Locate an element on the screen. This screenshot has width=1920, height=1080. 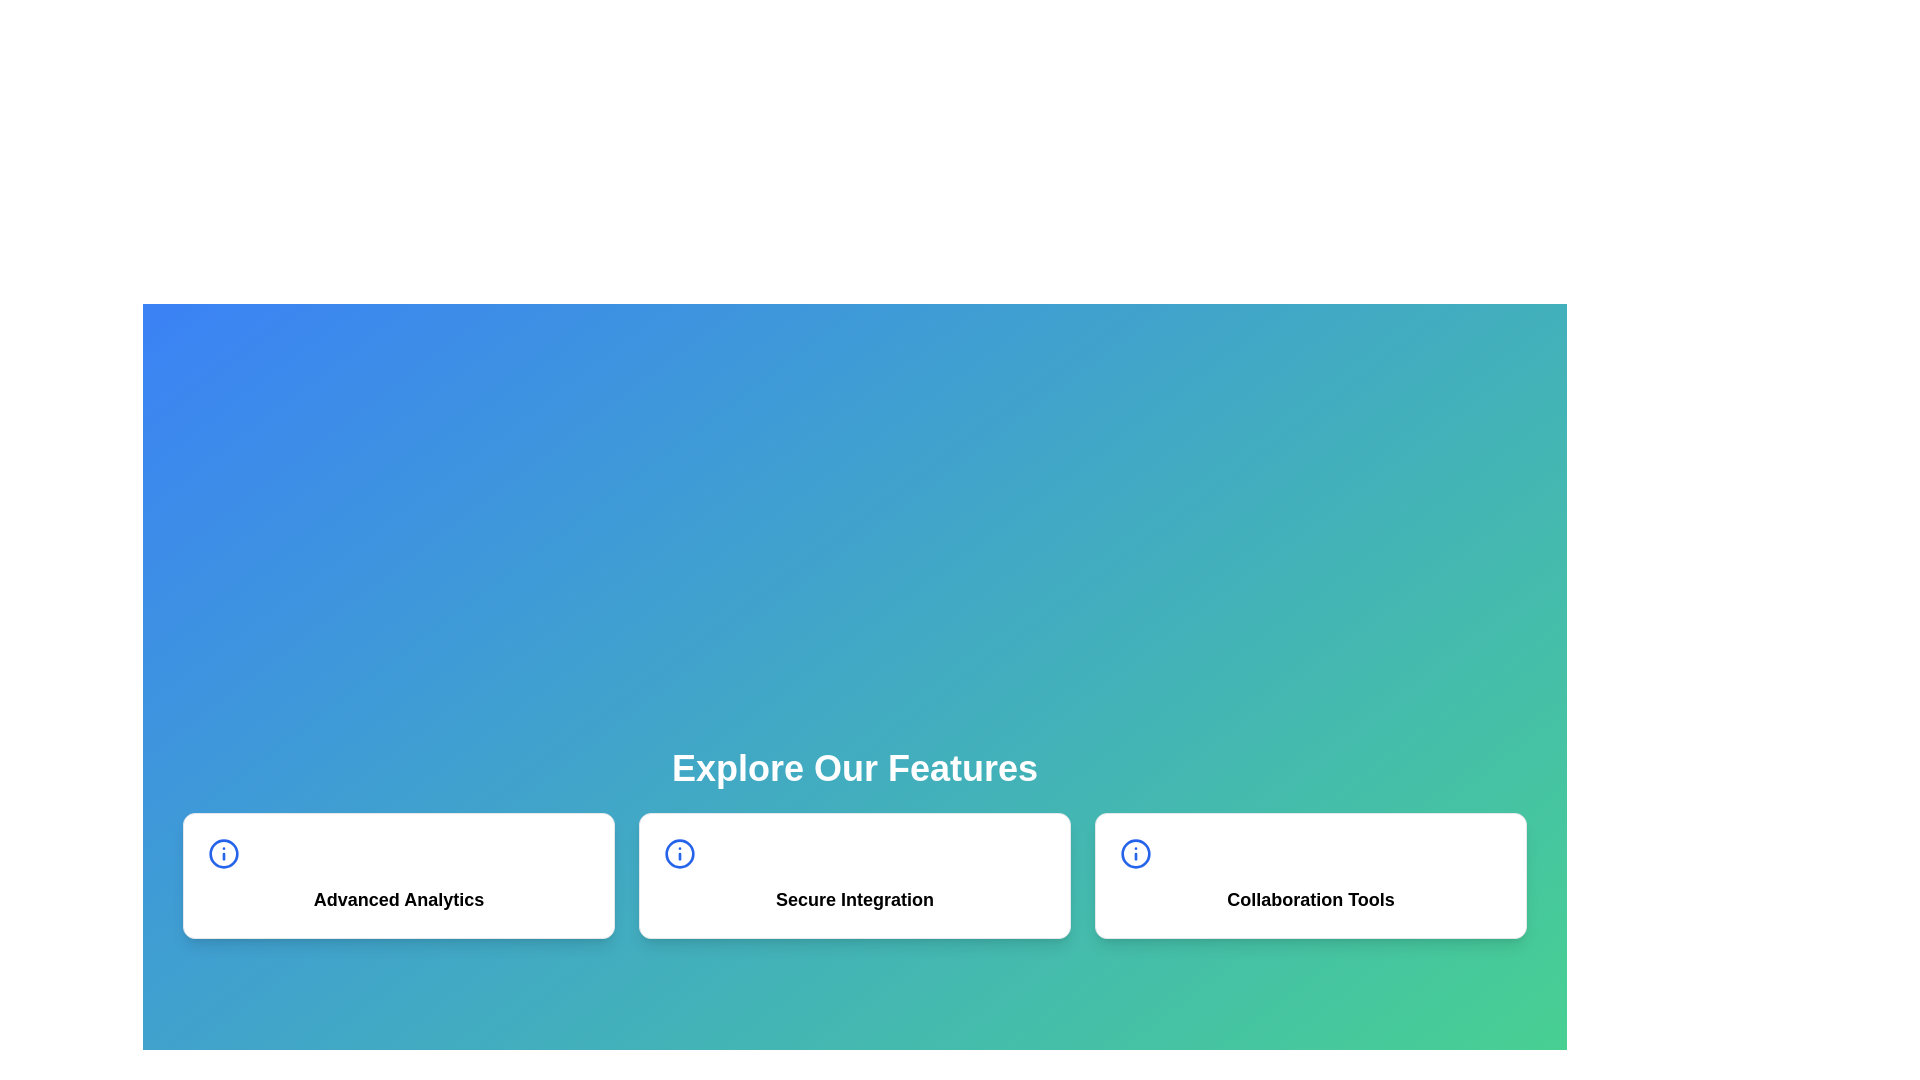
the 'Collaboration Tools' clickable card, which is the third card in a horizontal row is located at coordinates (1310, 874).